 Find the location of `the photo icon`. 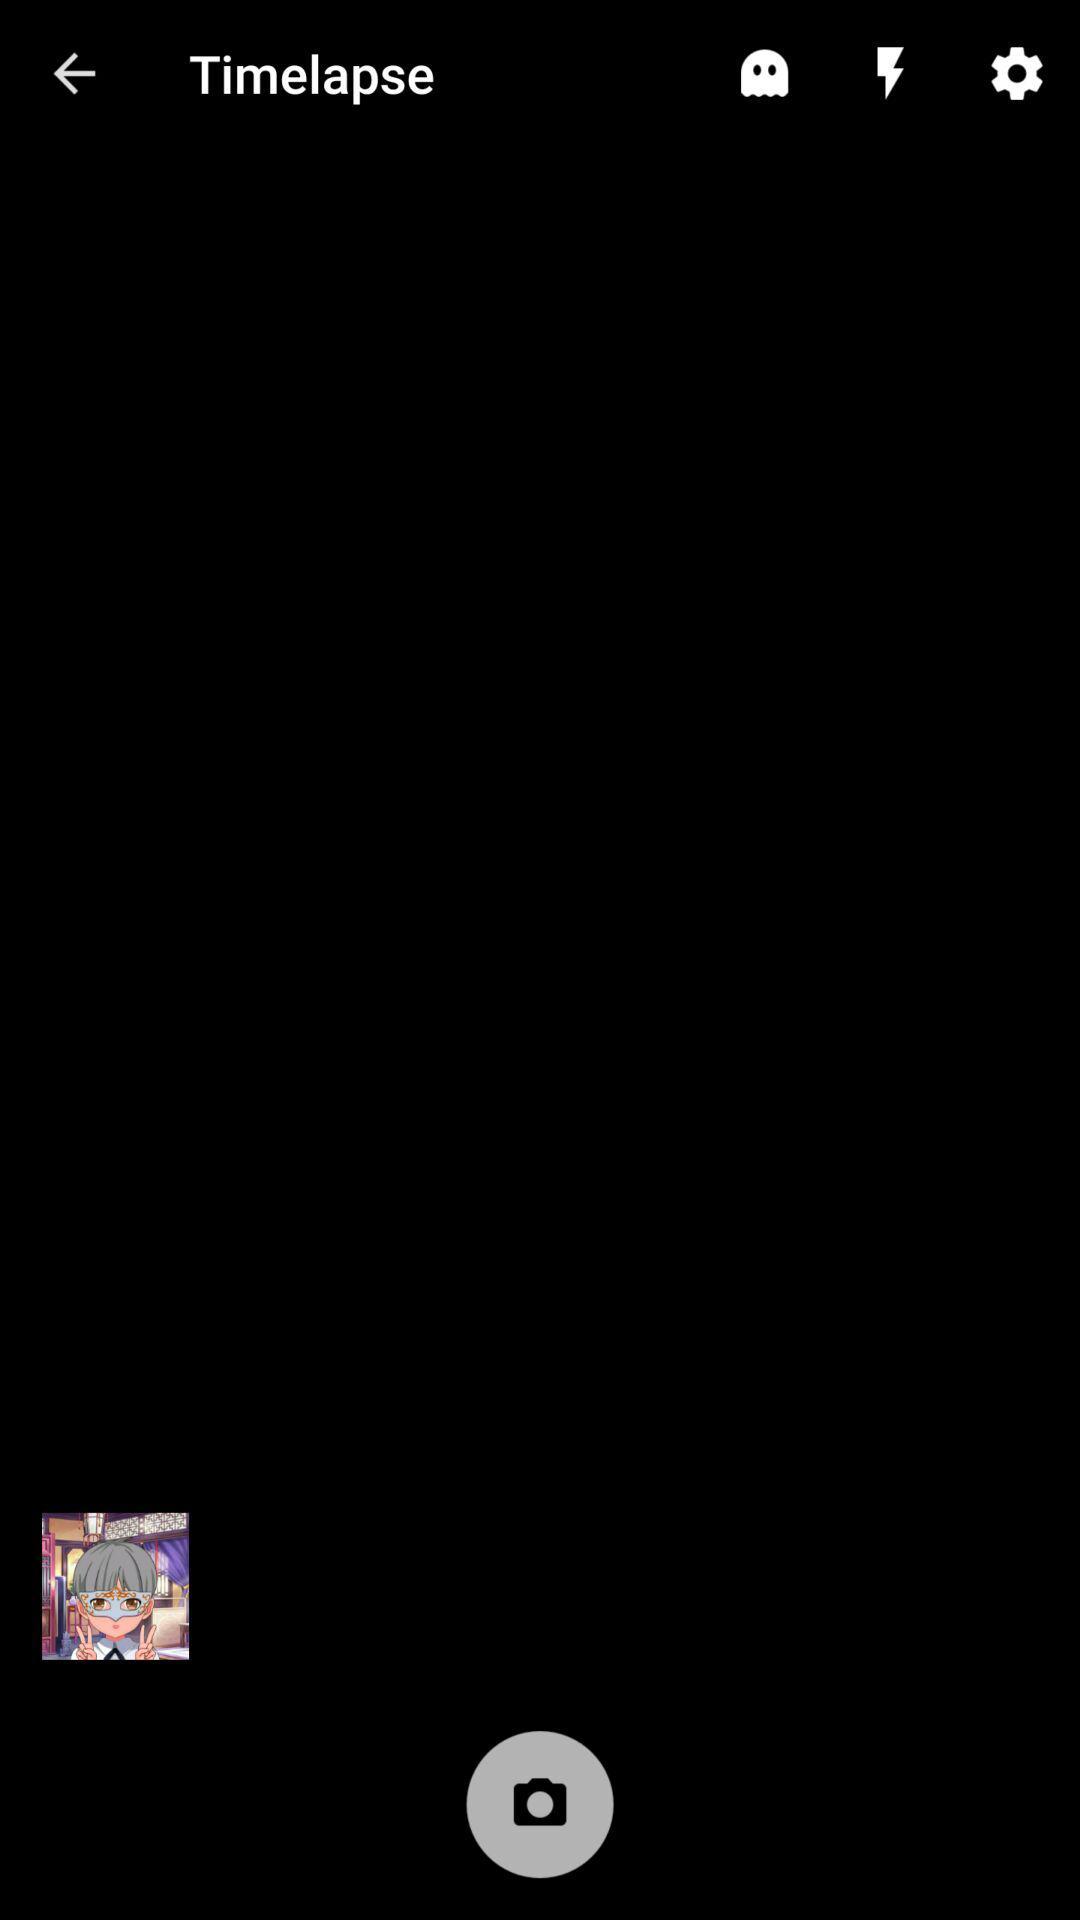

the photo icon is located at coordinates (540, 1814).